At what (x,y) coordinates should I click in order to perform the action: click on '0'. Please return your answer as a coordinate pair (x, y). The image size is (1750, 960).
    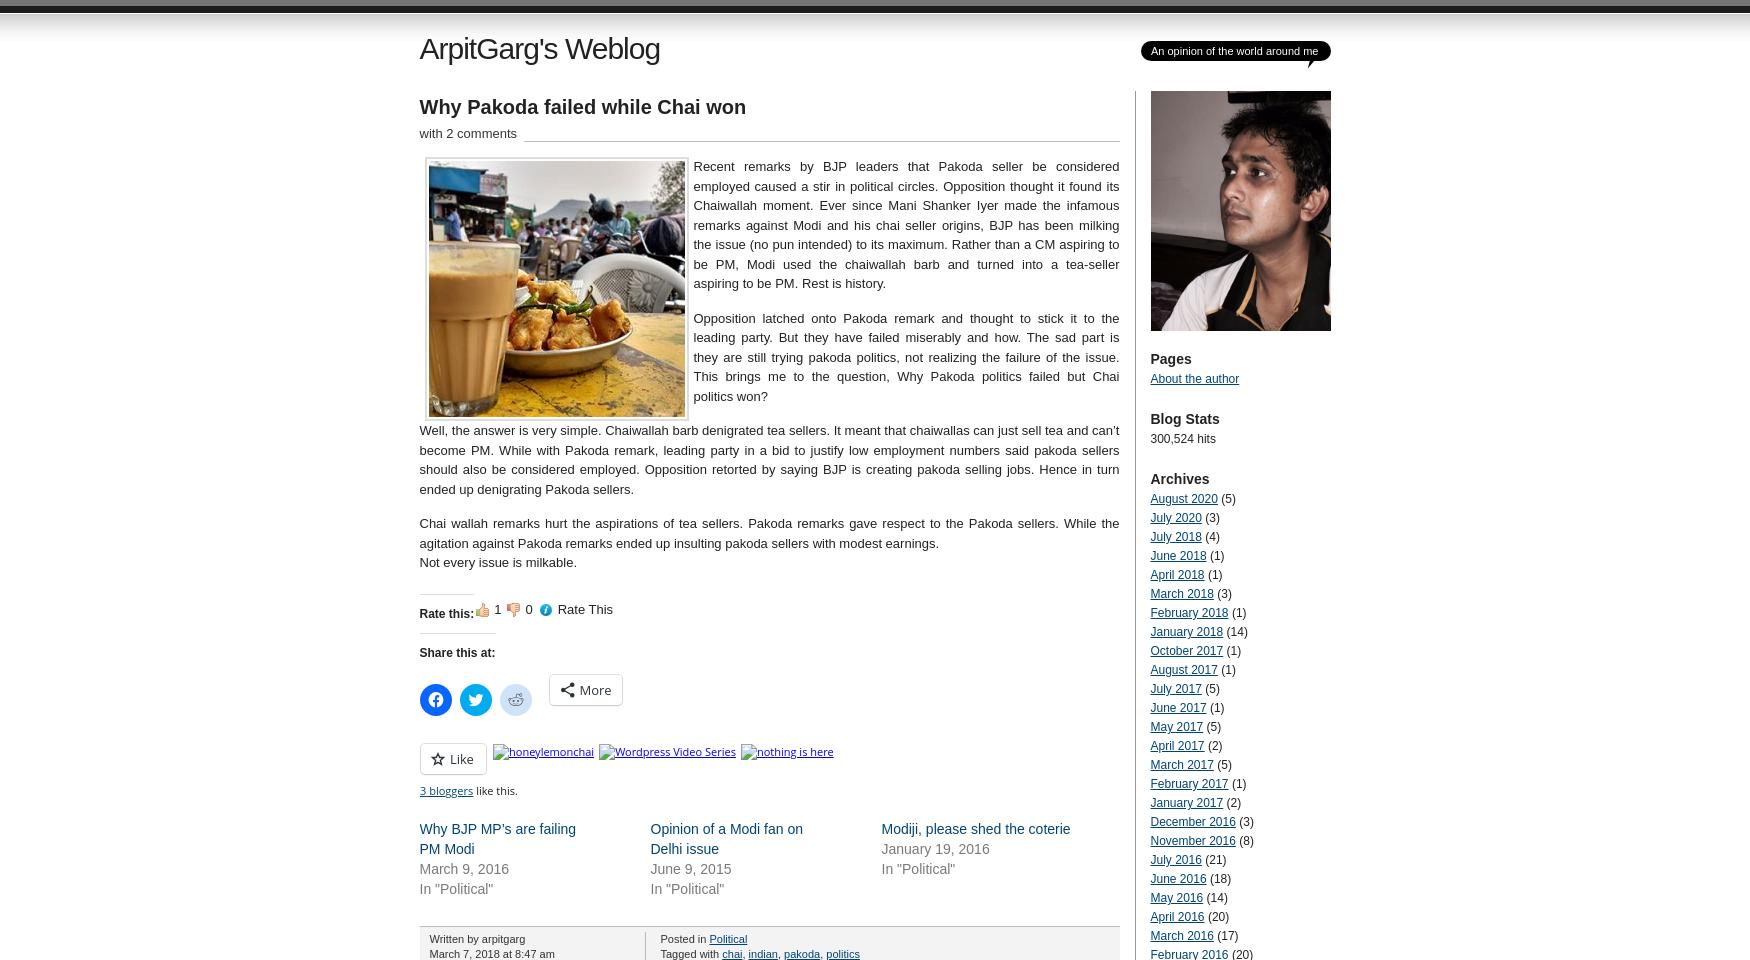
    Looking at the image, I should click on (524, 608).